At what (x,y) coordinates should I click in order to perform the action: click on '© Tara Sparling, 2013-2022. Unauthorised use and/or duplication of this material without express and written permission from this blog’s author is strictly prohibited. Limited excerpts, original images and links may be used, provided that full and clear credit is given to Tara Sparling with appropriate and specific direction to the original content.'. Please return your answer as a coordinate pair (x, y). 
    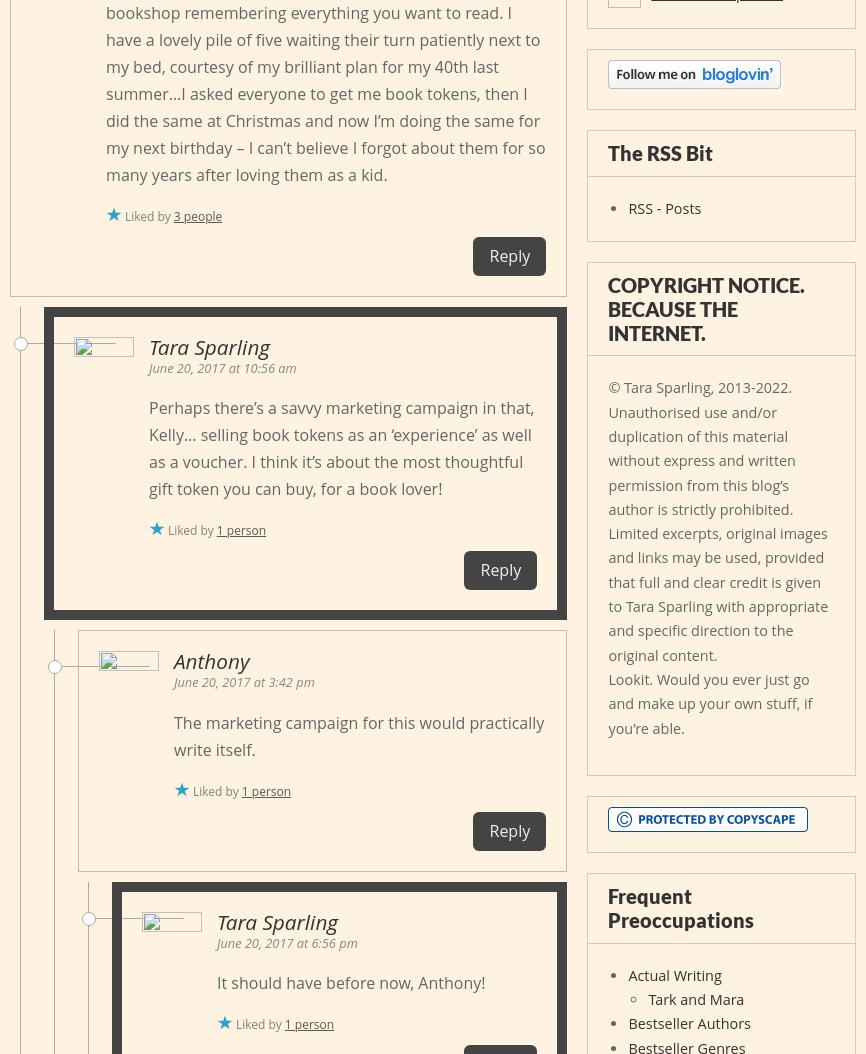
    Looking at the image, I should click on (717, 519).